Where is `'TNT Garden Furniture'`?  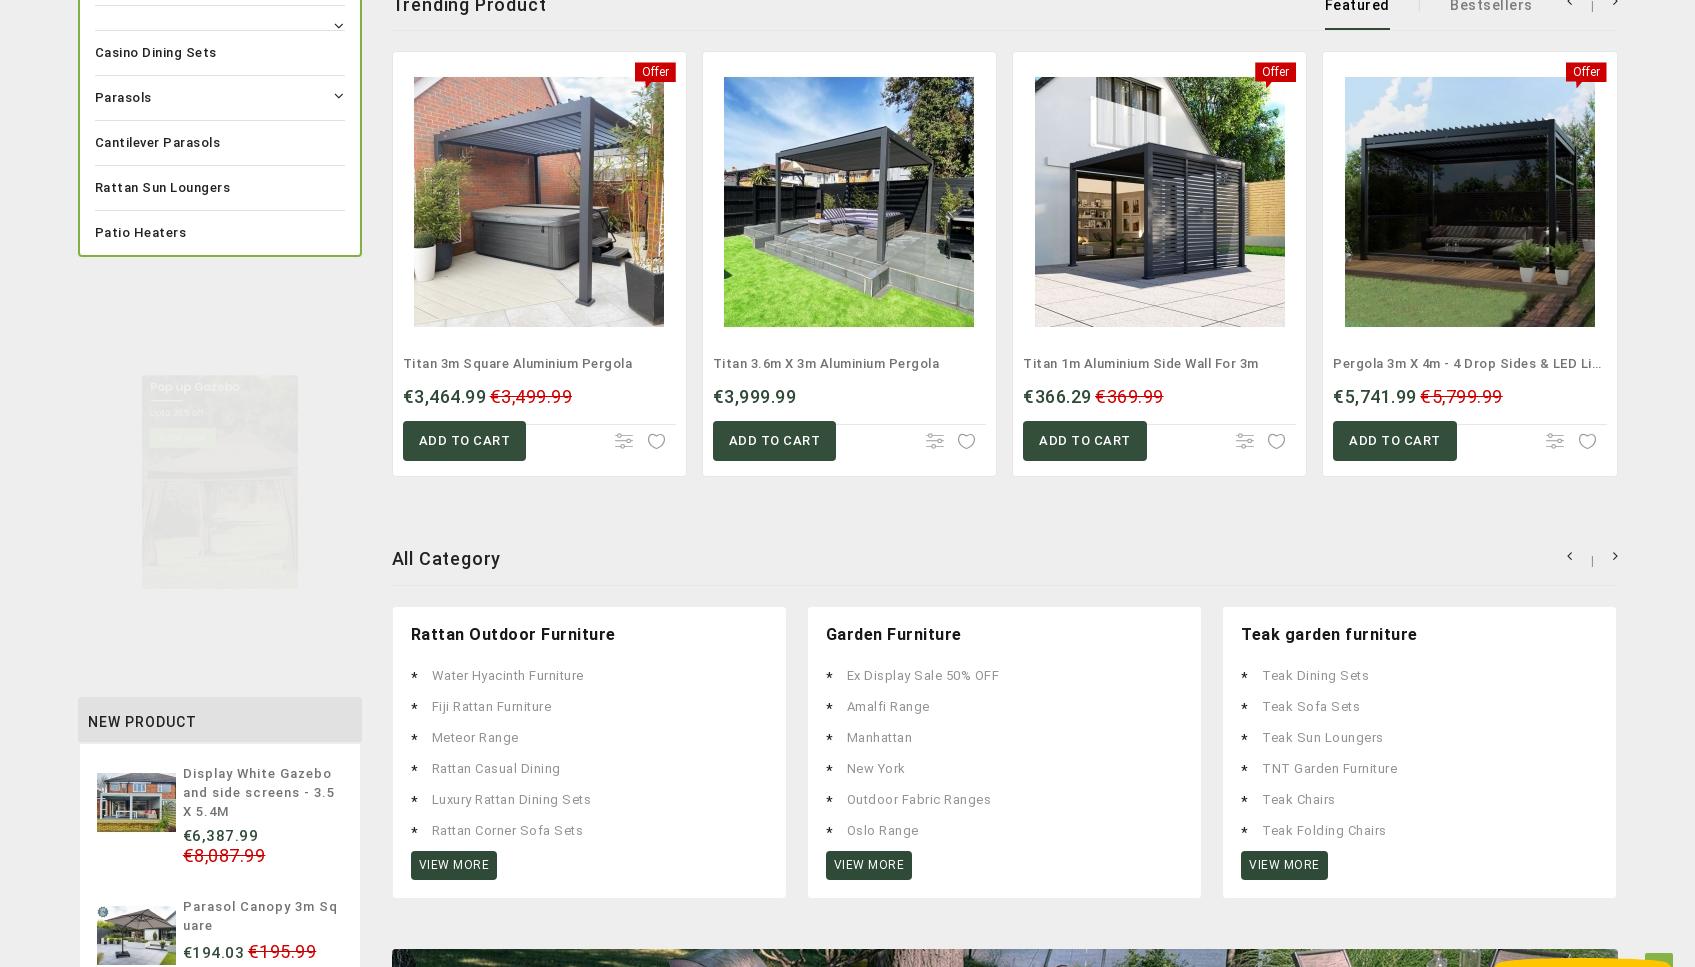 'TNT Garden Furniture' is located at coordinates (1329, 767).